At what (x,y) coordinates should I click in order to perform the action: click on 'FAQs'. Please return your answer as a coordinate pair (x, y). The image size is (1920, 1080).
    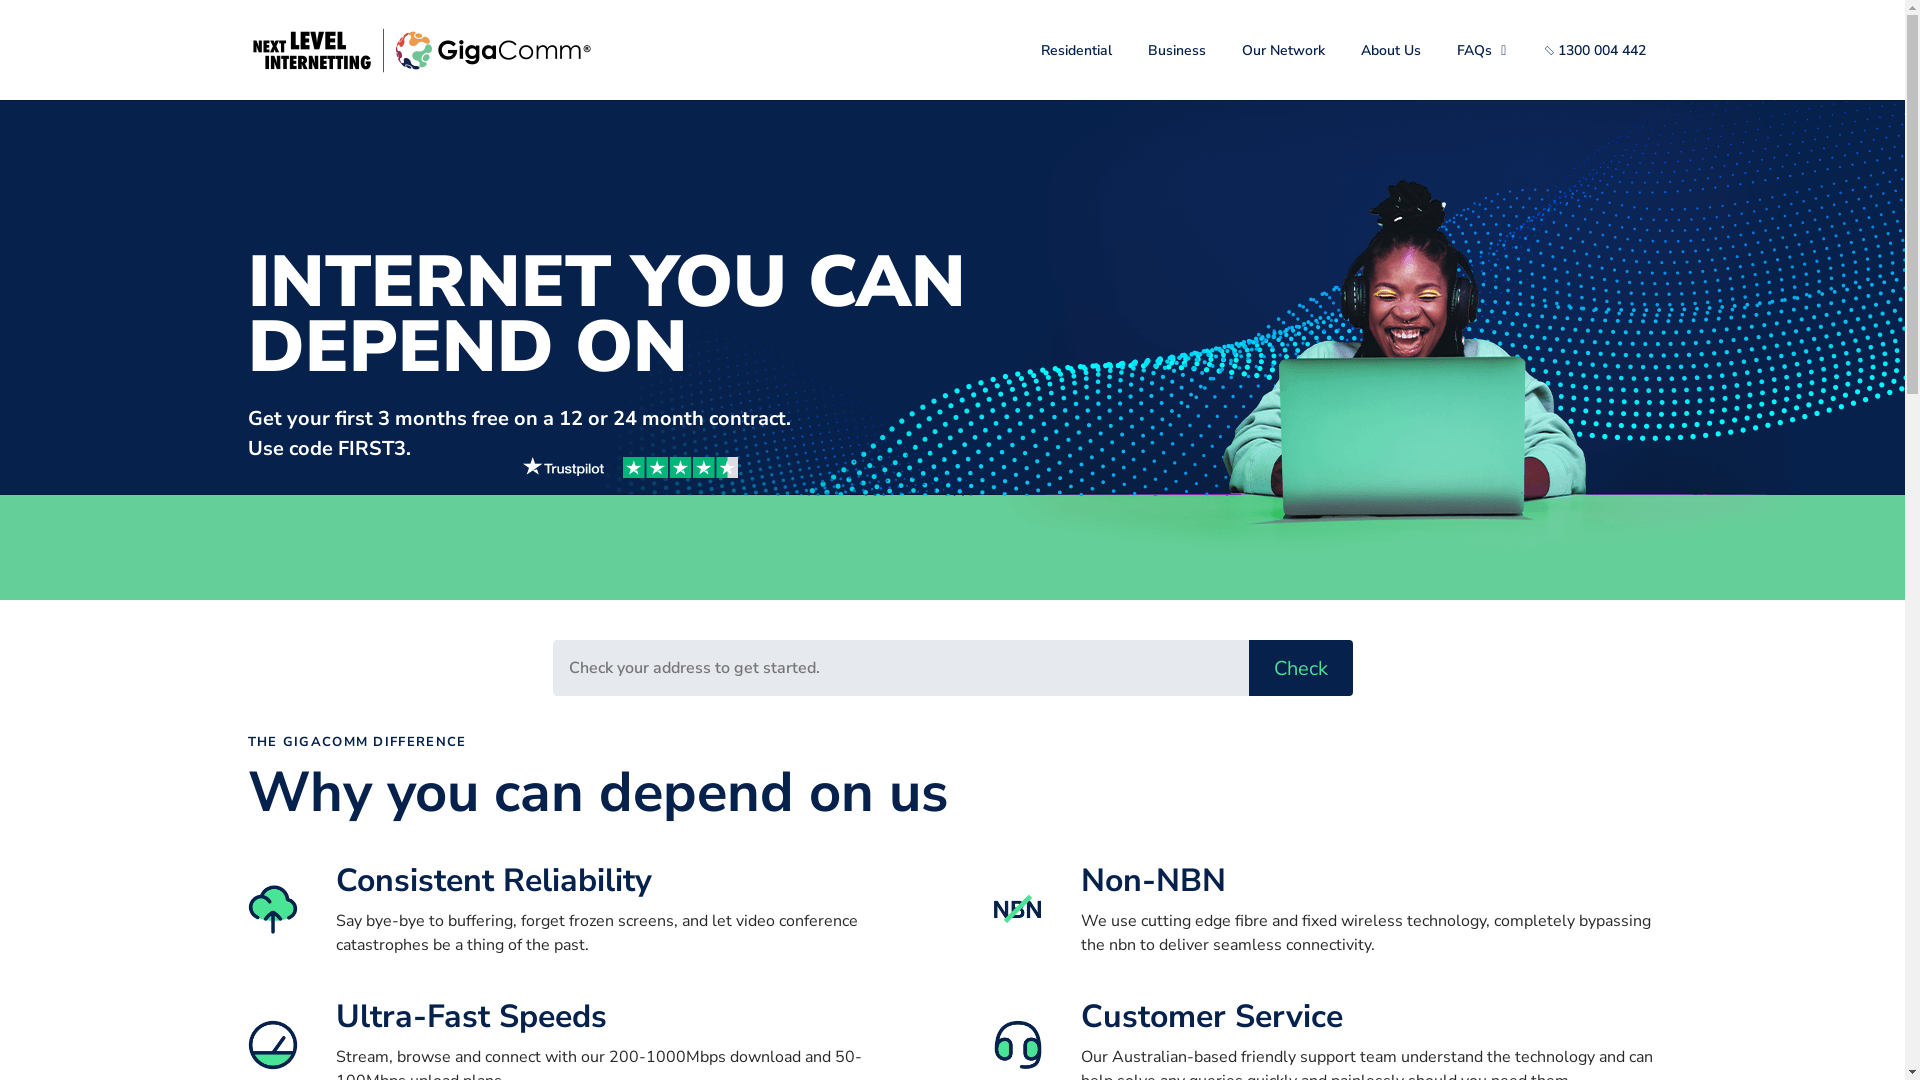
    Looking at the image, I should click on (1444, 48).